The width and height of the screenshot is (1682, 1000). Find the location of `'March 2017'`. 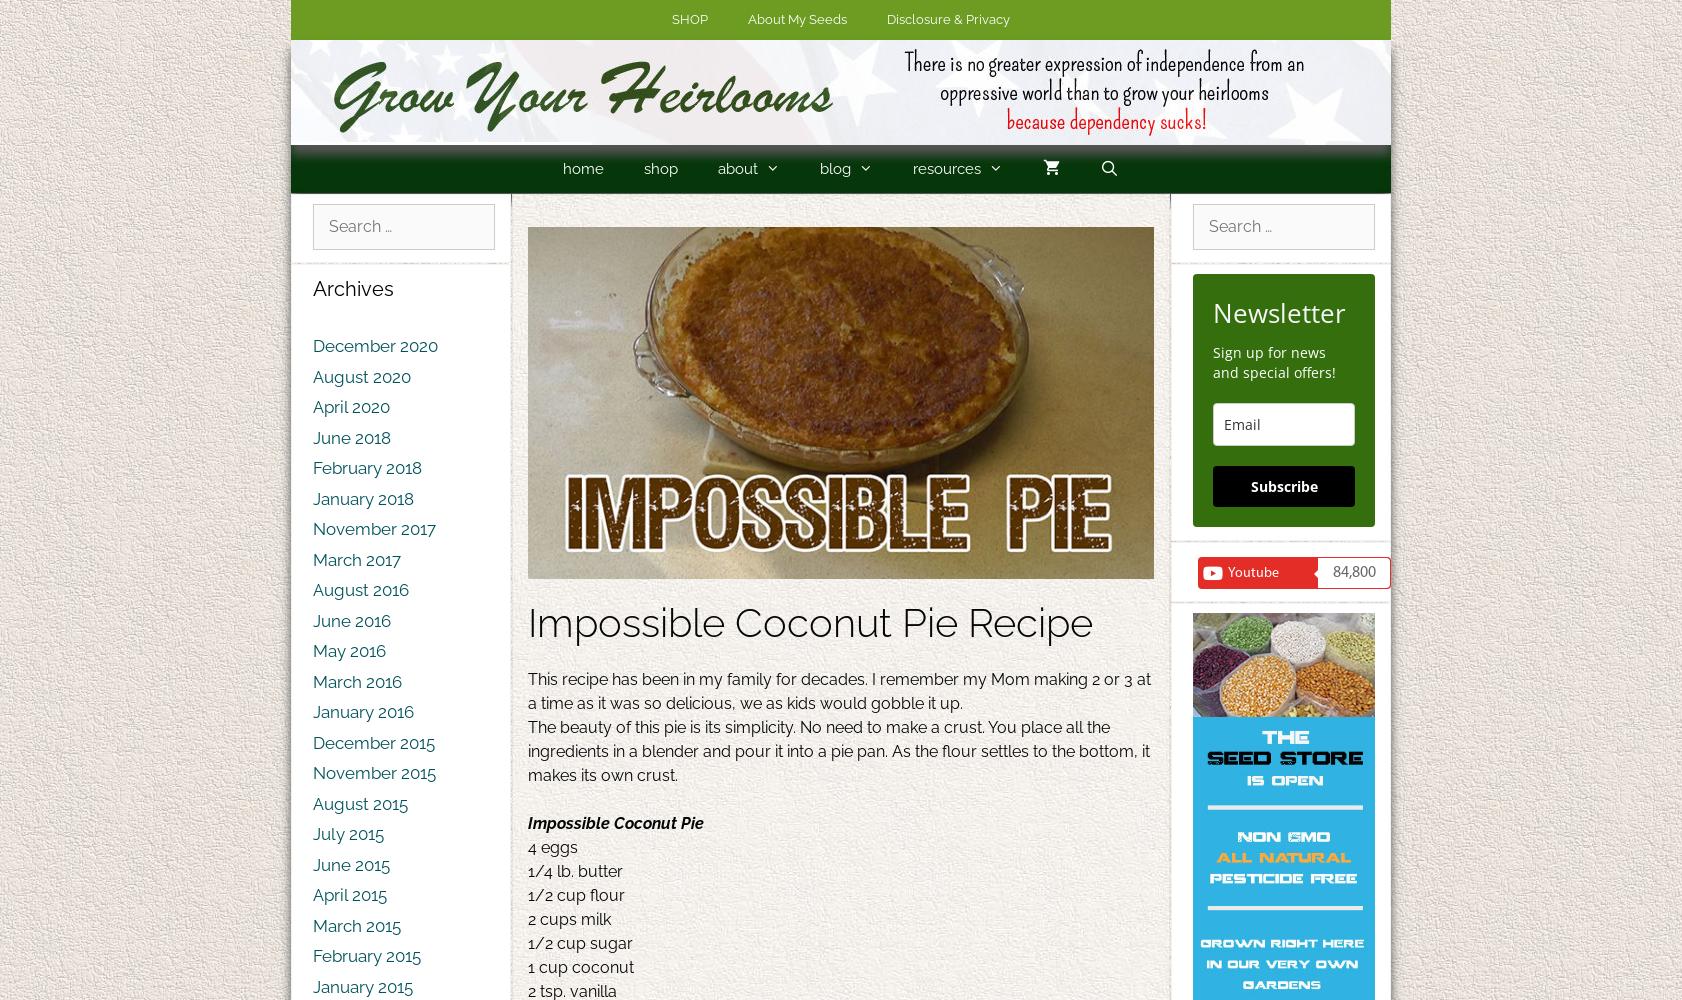

'March 2017' is located at coordinates (355, 559).